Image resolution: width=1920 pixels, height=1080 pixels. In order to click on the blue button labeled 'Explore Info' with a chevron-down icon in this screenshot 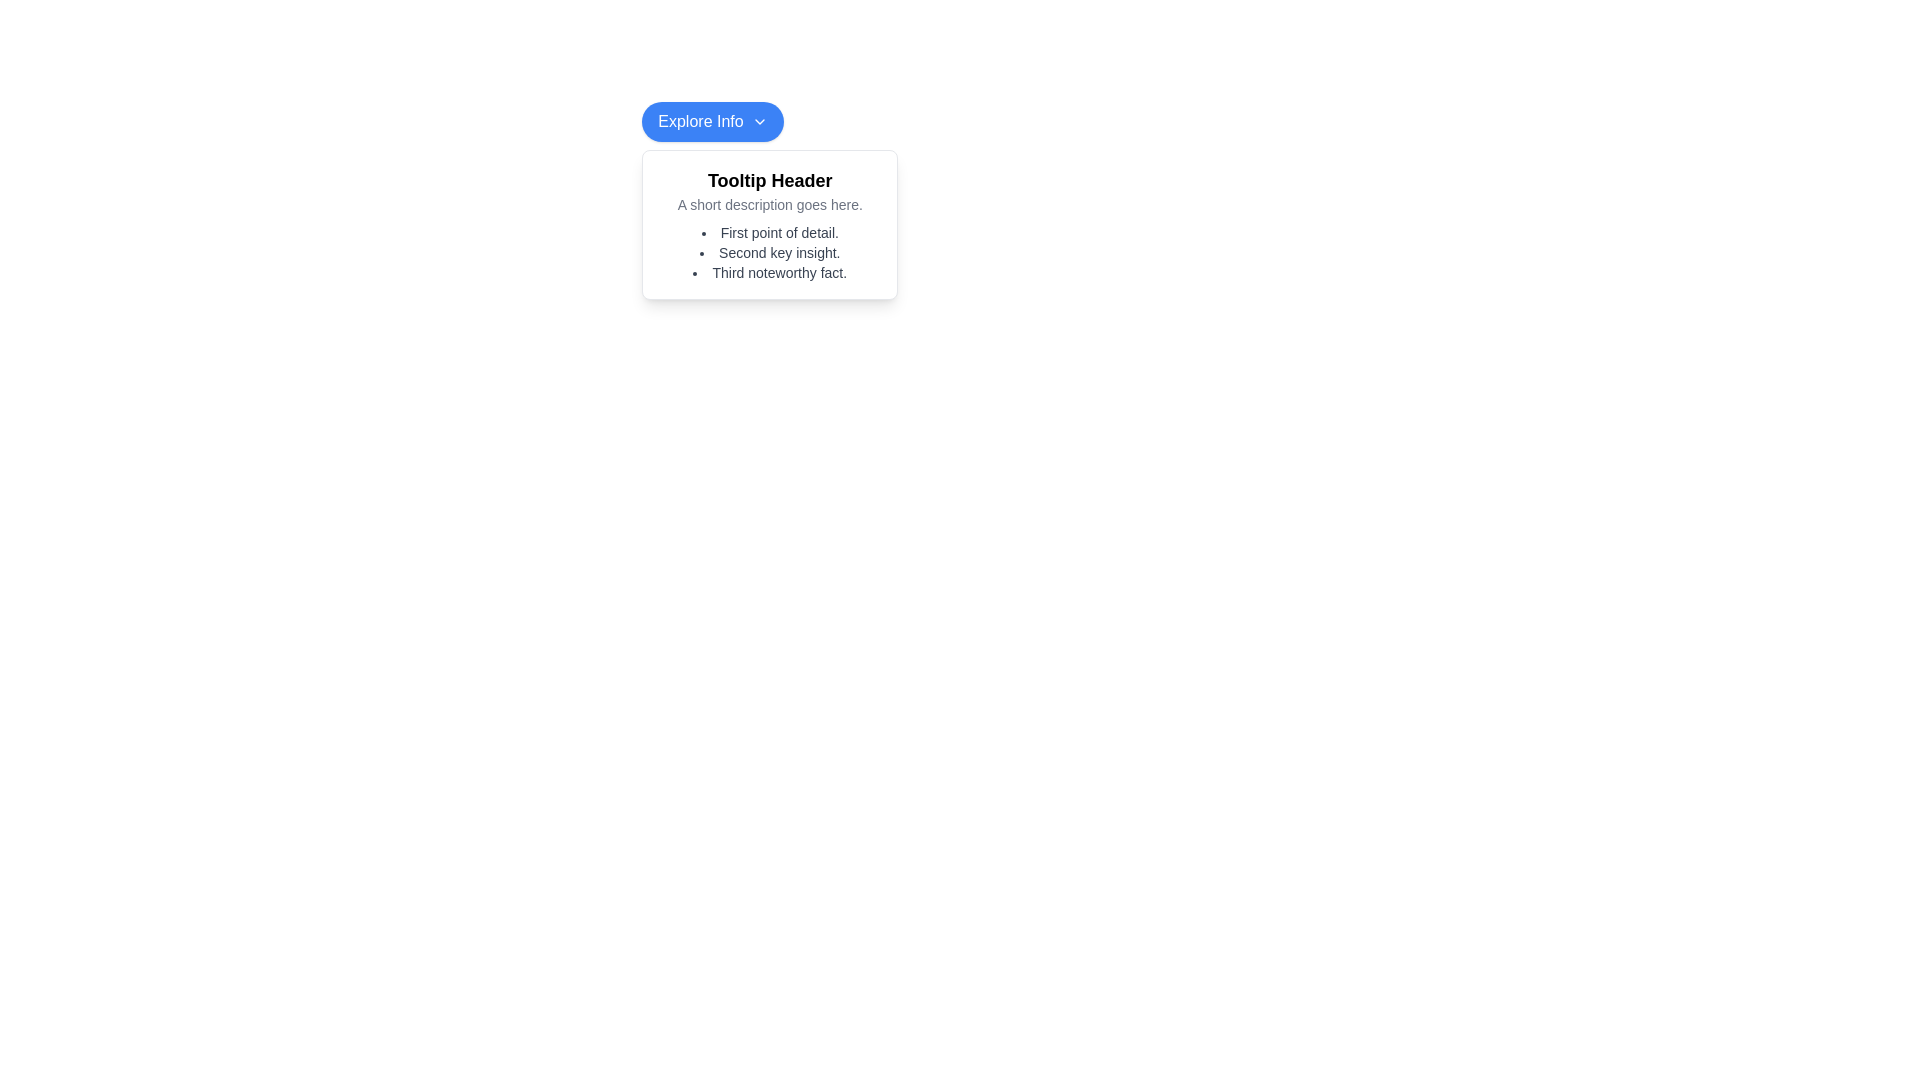, I will do `click(713, 122)`.